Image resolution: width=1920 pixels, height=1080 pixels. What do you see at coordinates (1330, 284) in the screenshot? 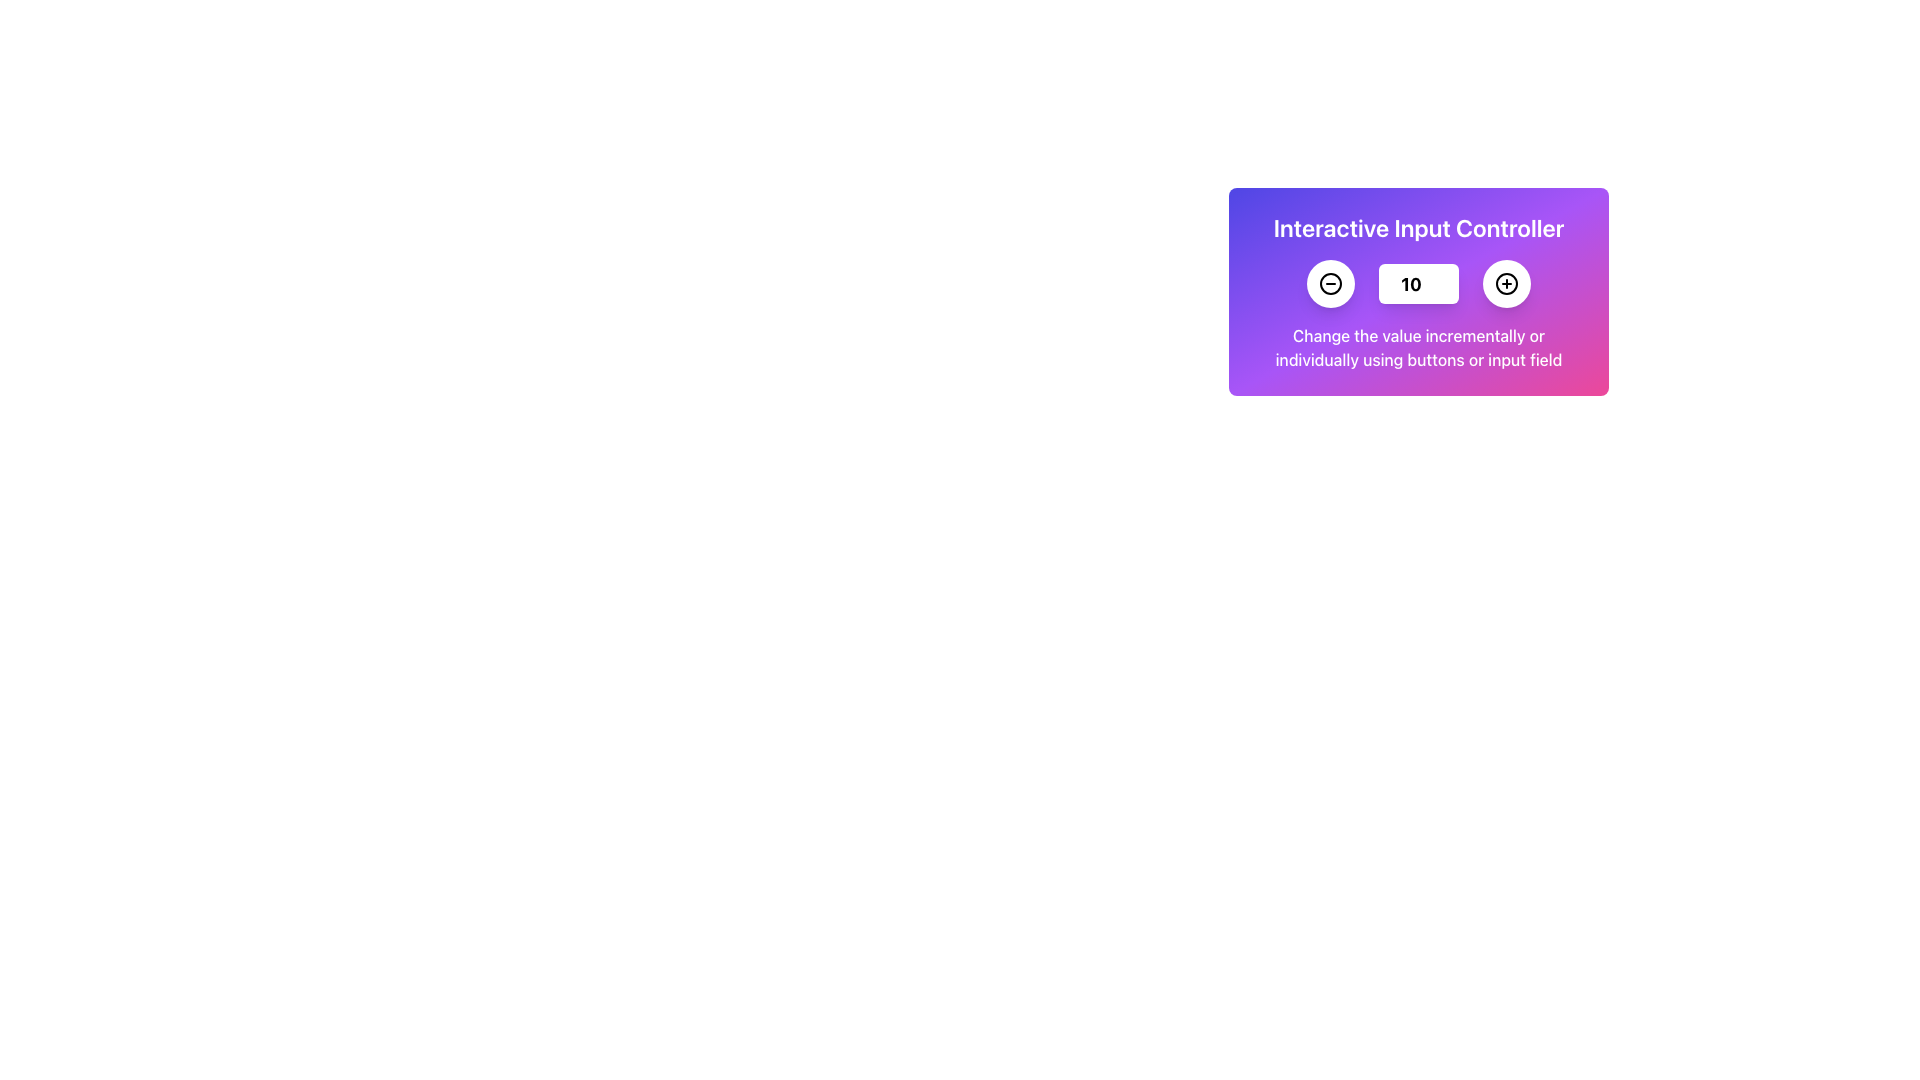
I see `the decrement button located to the left of the numerical input box to observe any hover effects` at bounding box center [1330, 284].